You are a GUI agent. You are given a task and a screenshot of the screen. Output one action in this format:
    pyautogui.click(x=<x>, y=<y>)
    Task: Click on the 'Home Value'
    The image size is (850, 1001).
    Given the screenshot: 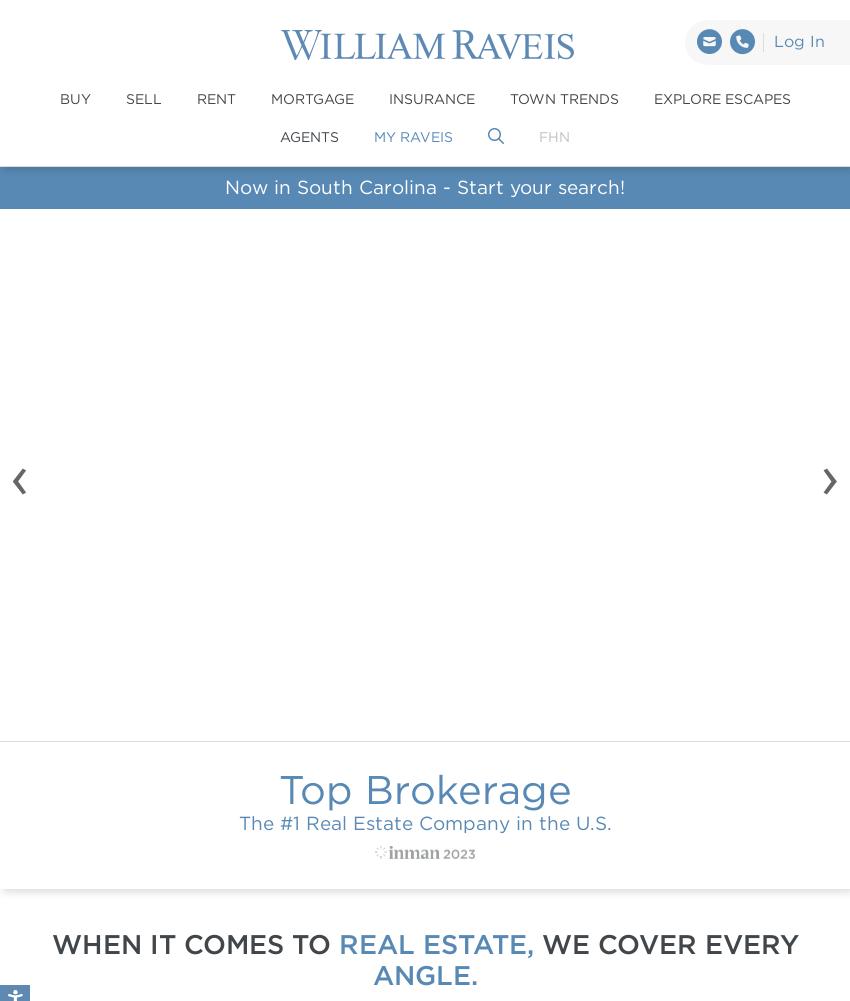 What is the action you would take?
    pyautogui.click(x=657, y=585)
    